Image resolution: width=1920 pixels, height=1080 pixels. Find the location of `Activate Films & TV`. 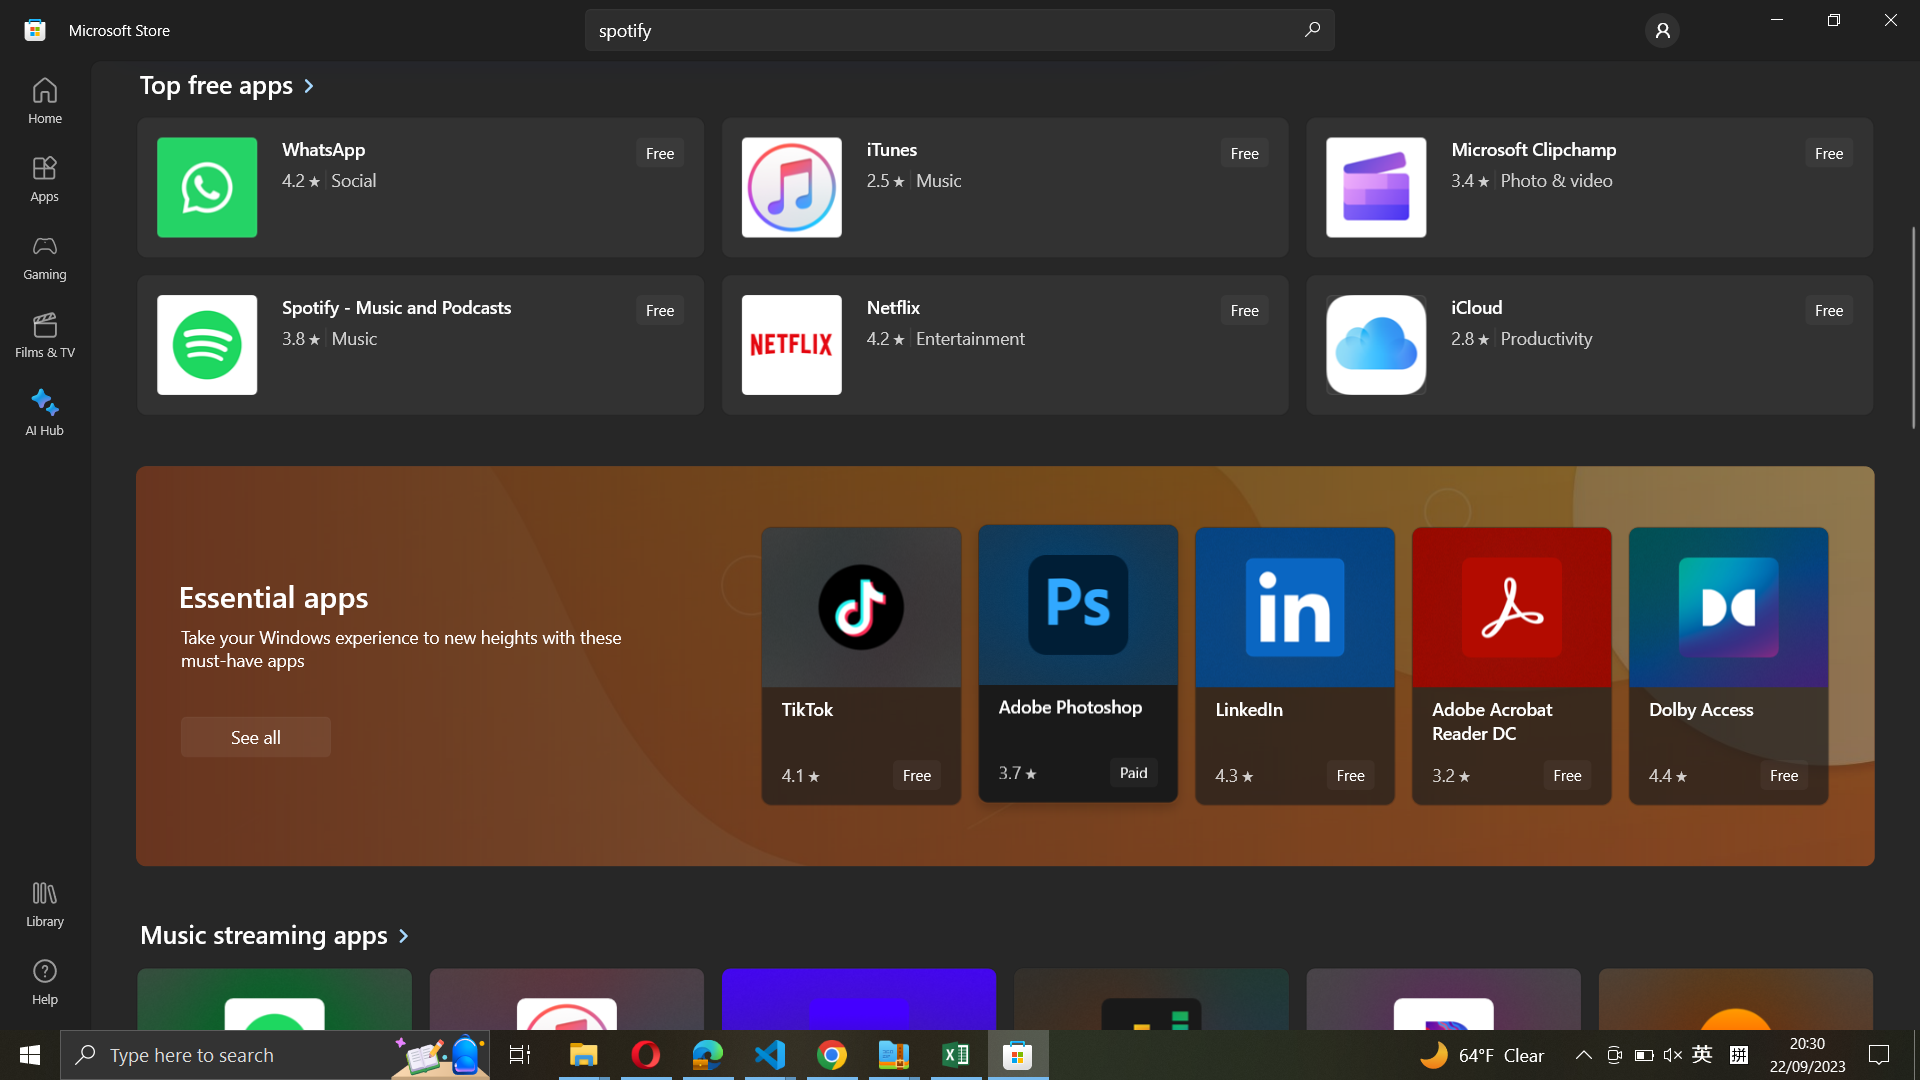

Activate Films & TV is located at coordinates (47, 332).